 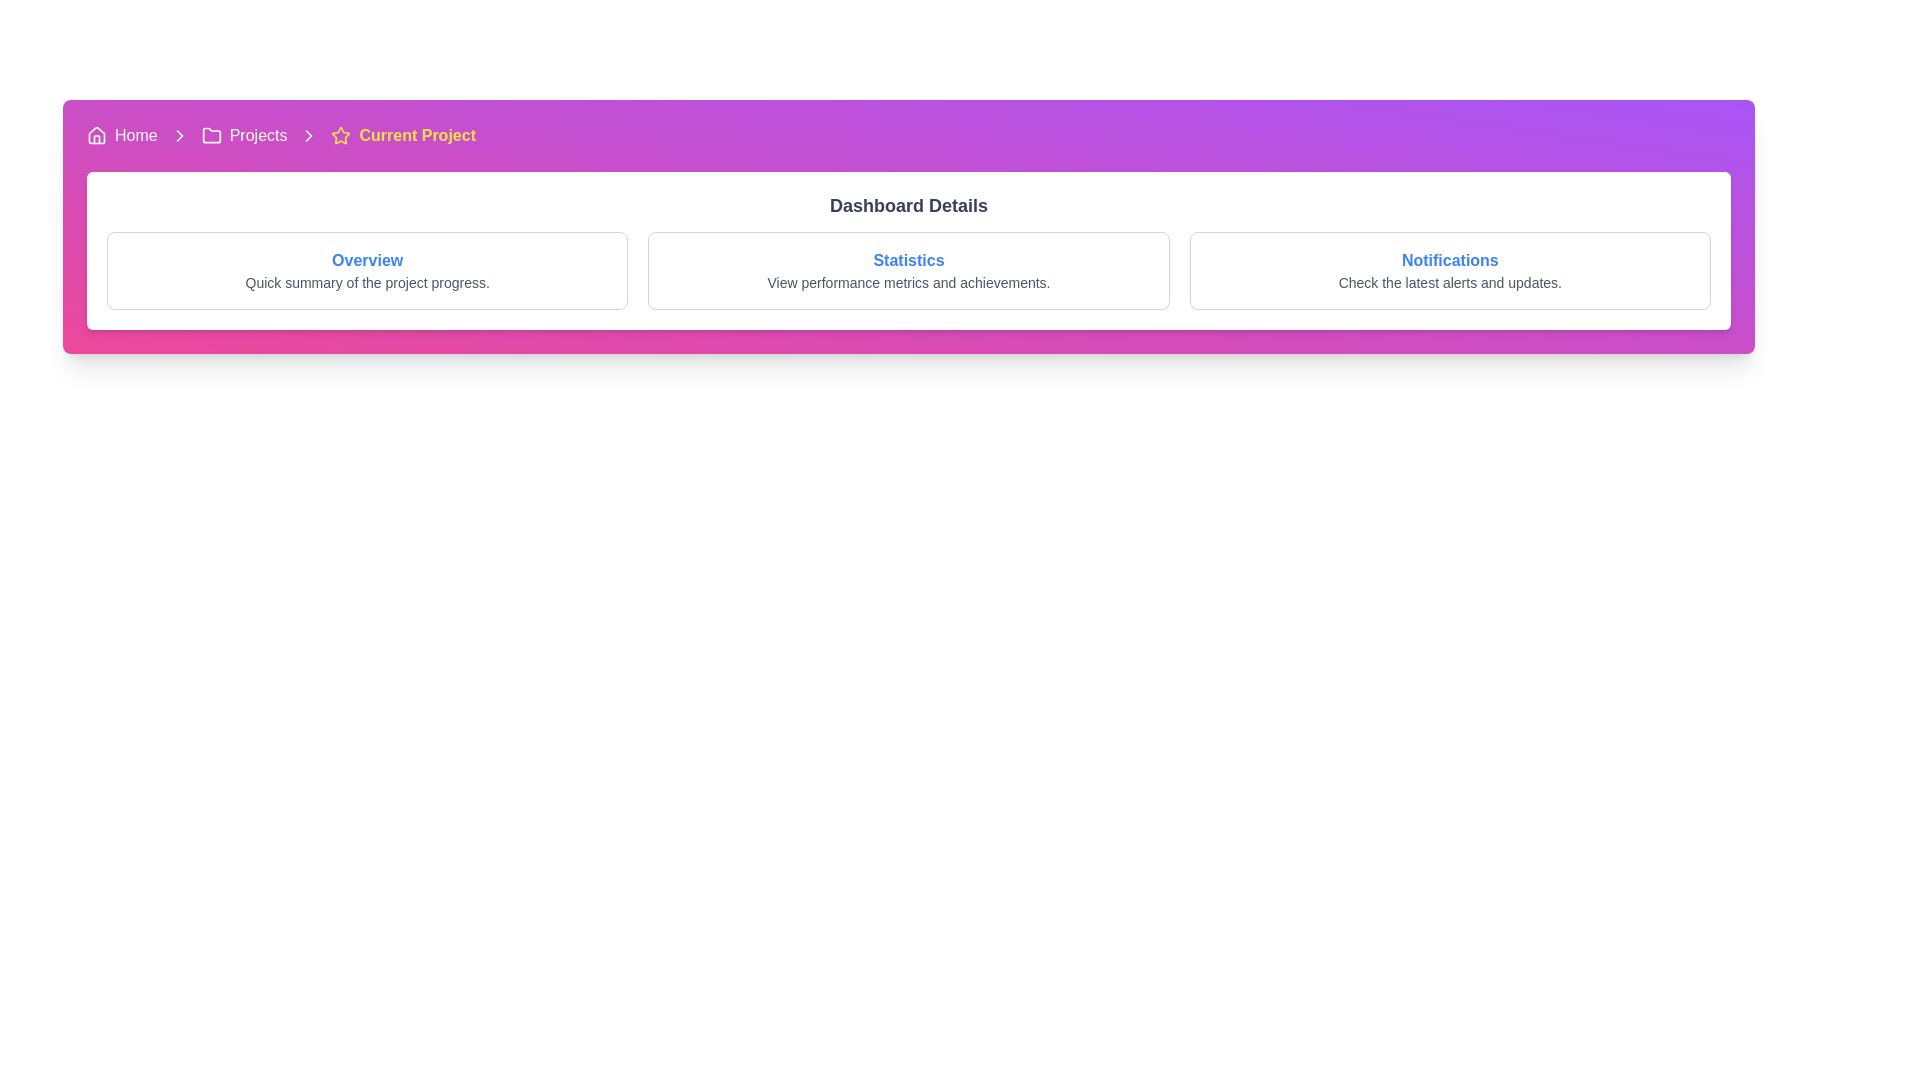 What do you see at coordinates (243, 135) in the screenshot?
I see `the breadcrumb navigation item for 'Projects', which consists of a folder icon and the text 'Projects'` at bounding box center [243, 135].